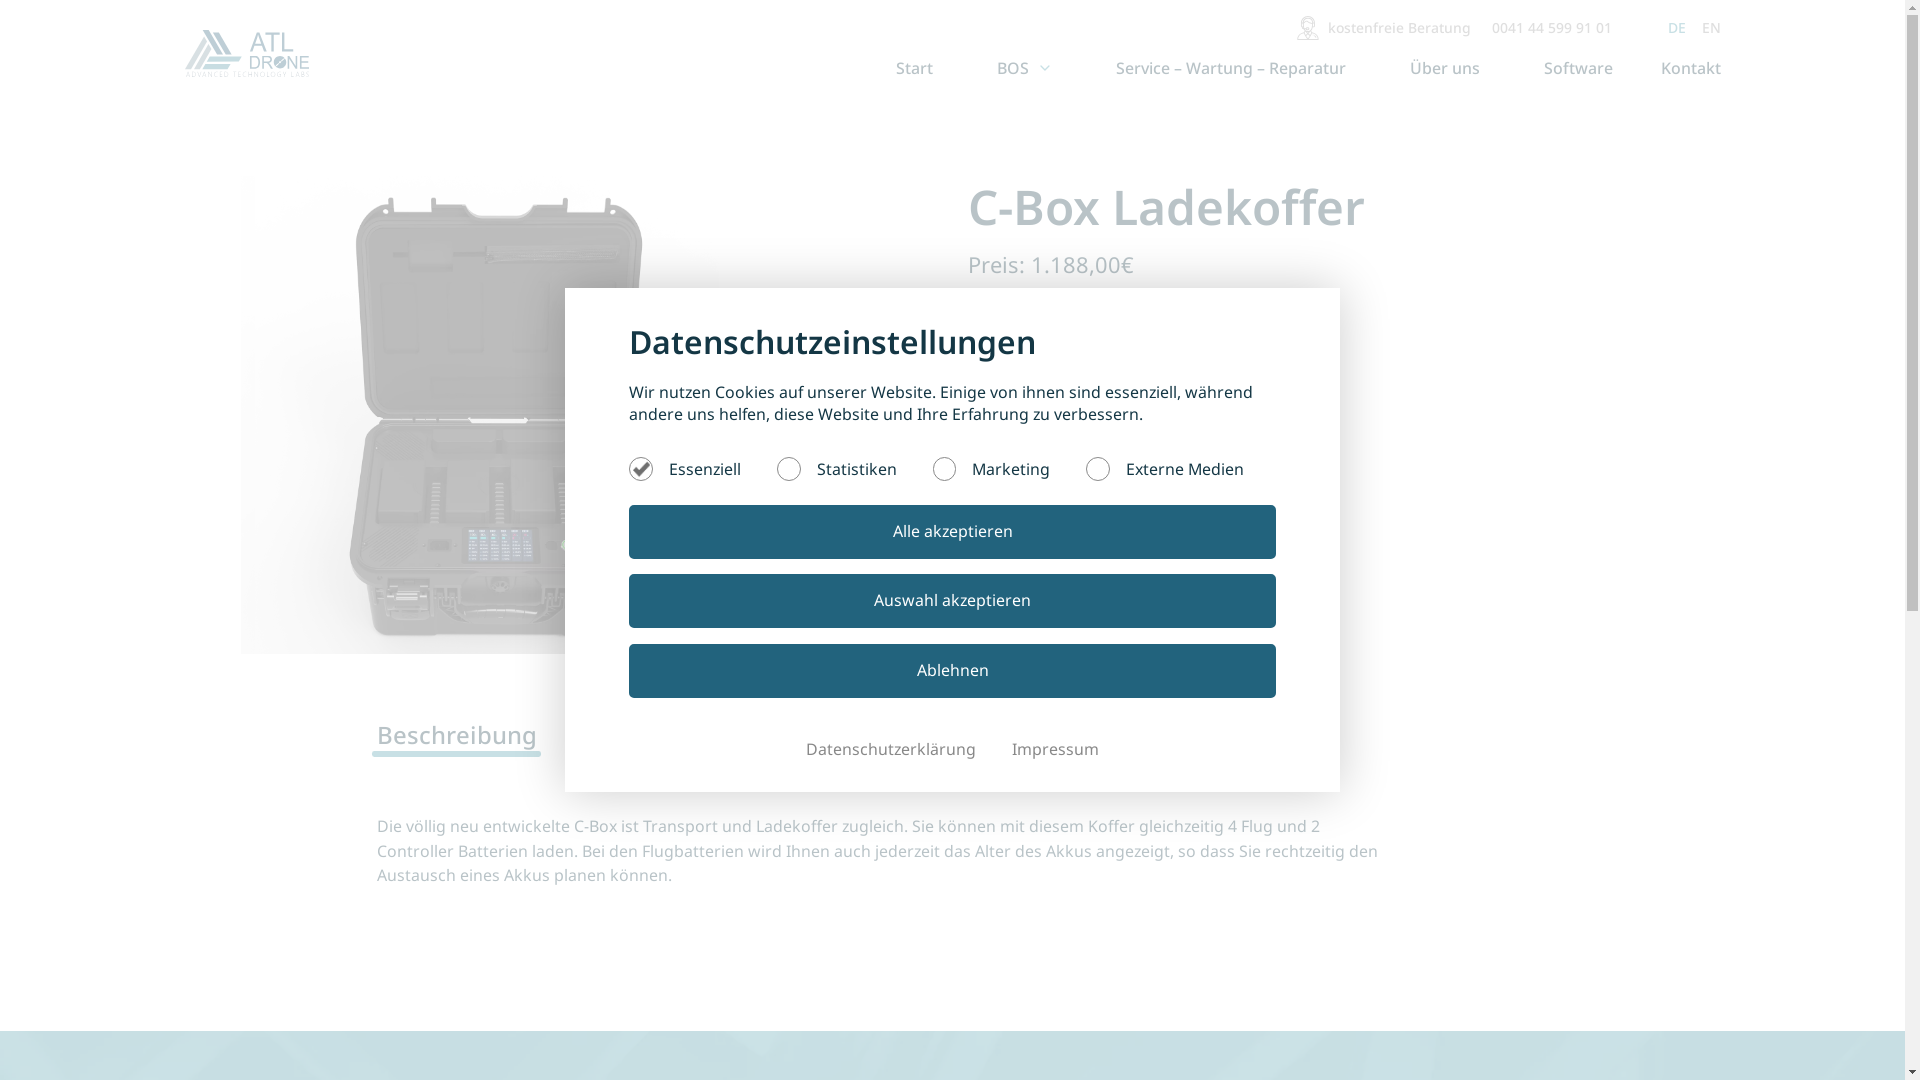  What do you see at coordinates (1676, 27) in the screenshot?
I see `'DE'` at bounding box center [1676, 27].